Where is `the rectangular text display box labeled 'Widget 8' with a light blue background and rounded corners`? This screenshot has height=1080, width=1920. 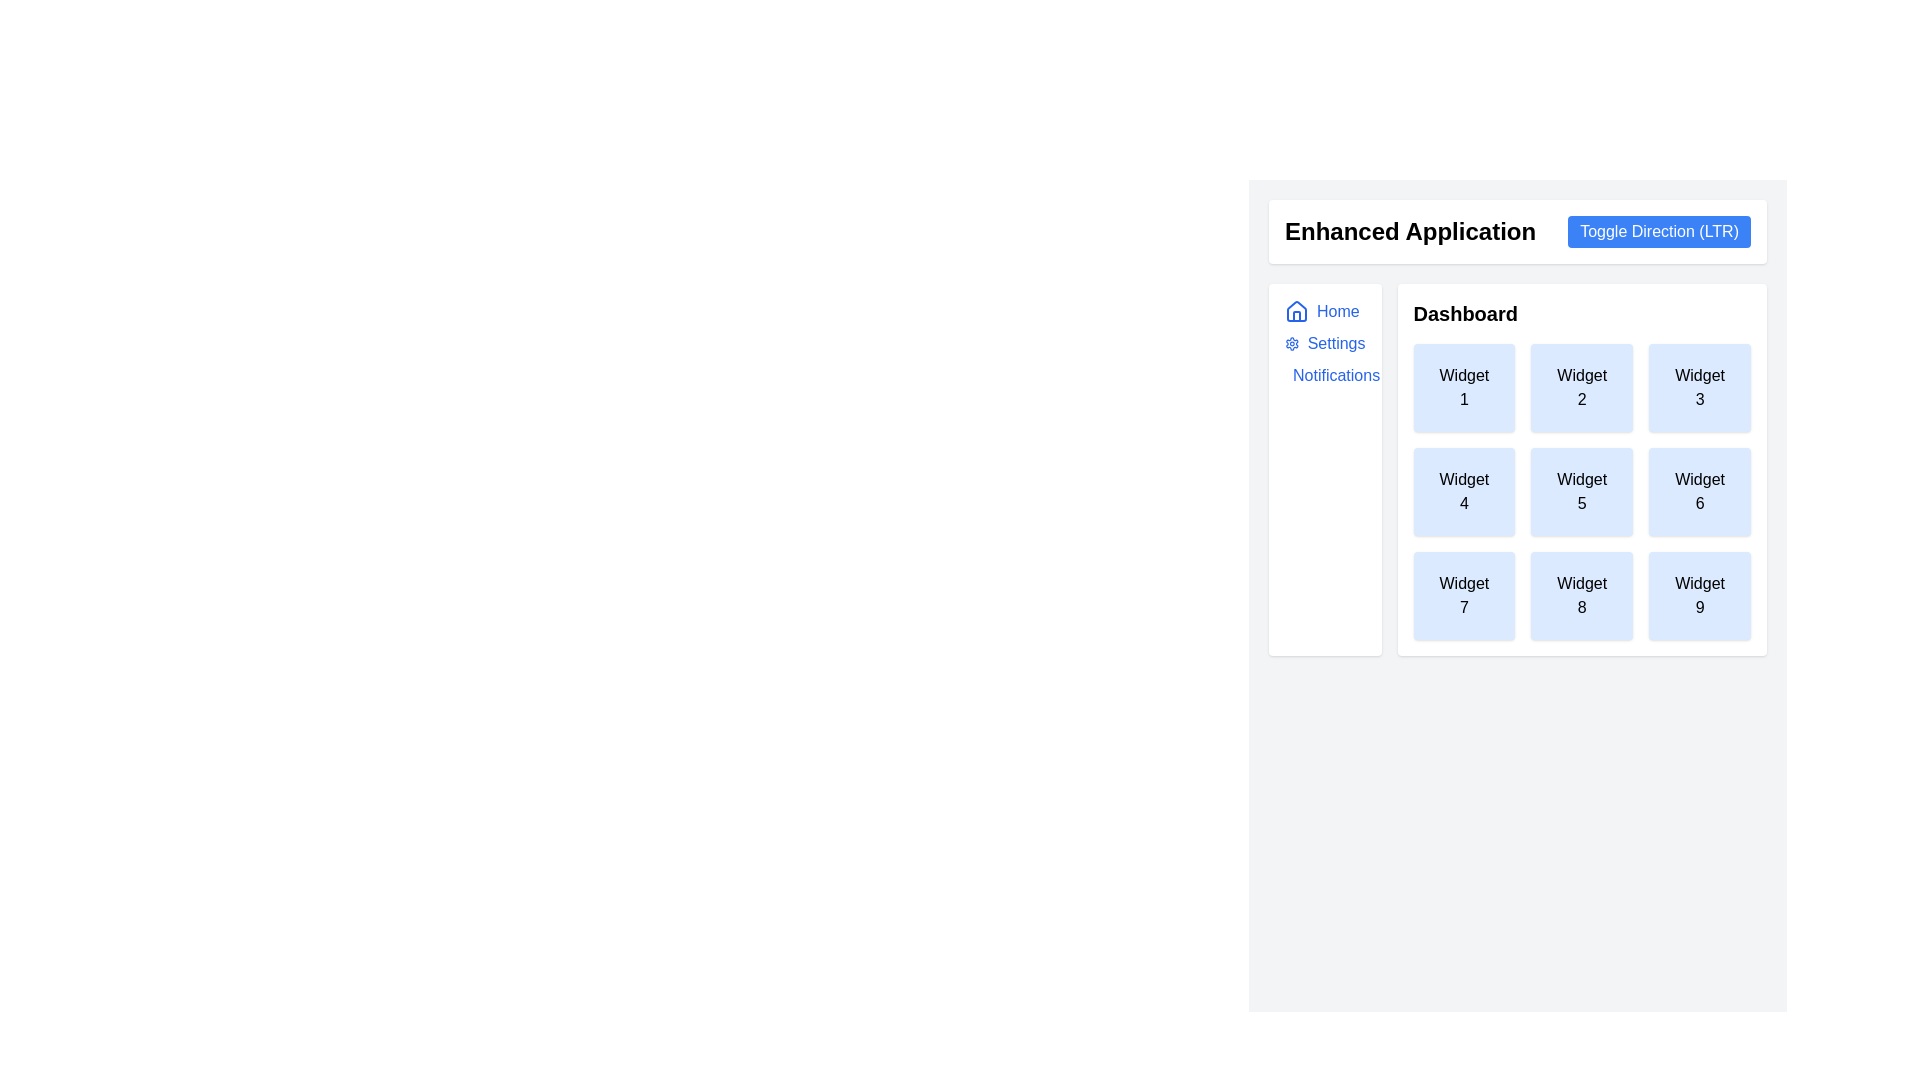
the rectangular text display box labeled 'Widget 8' with a light blue background and rounded corners is located at coordinates (1581, 595).